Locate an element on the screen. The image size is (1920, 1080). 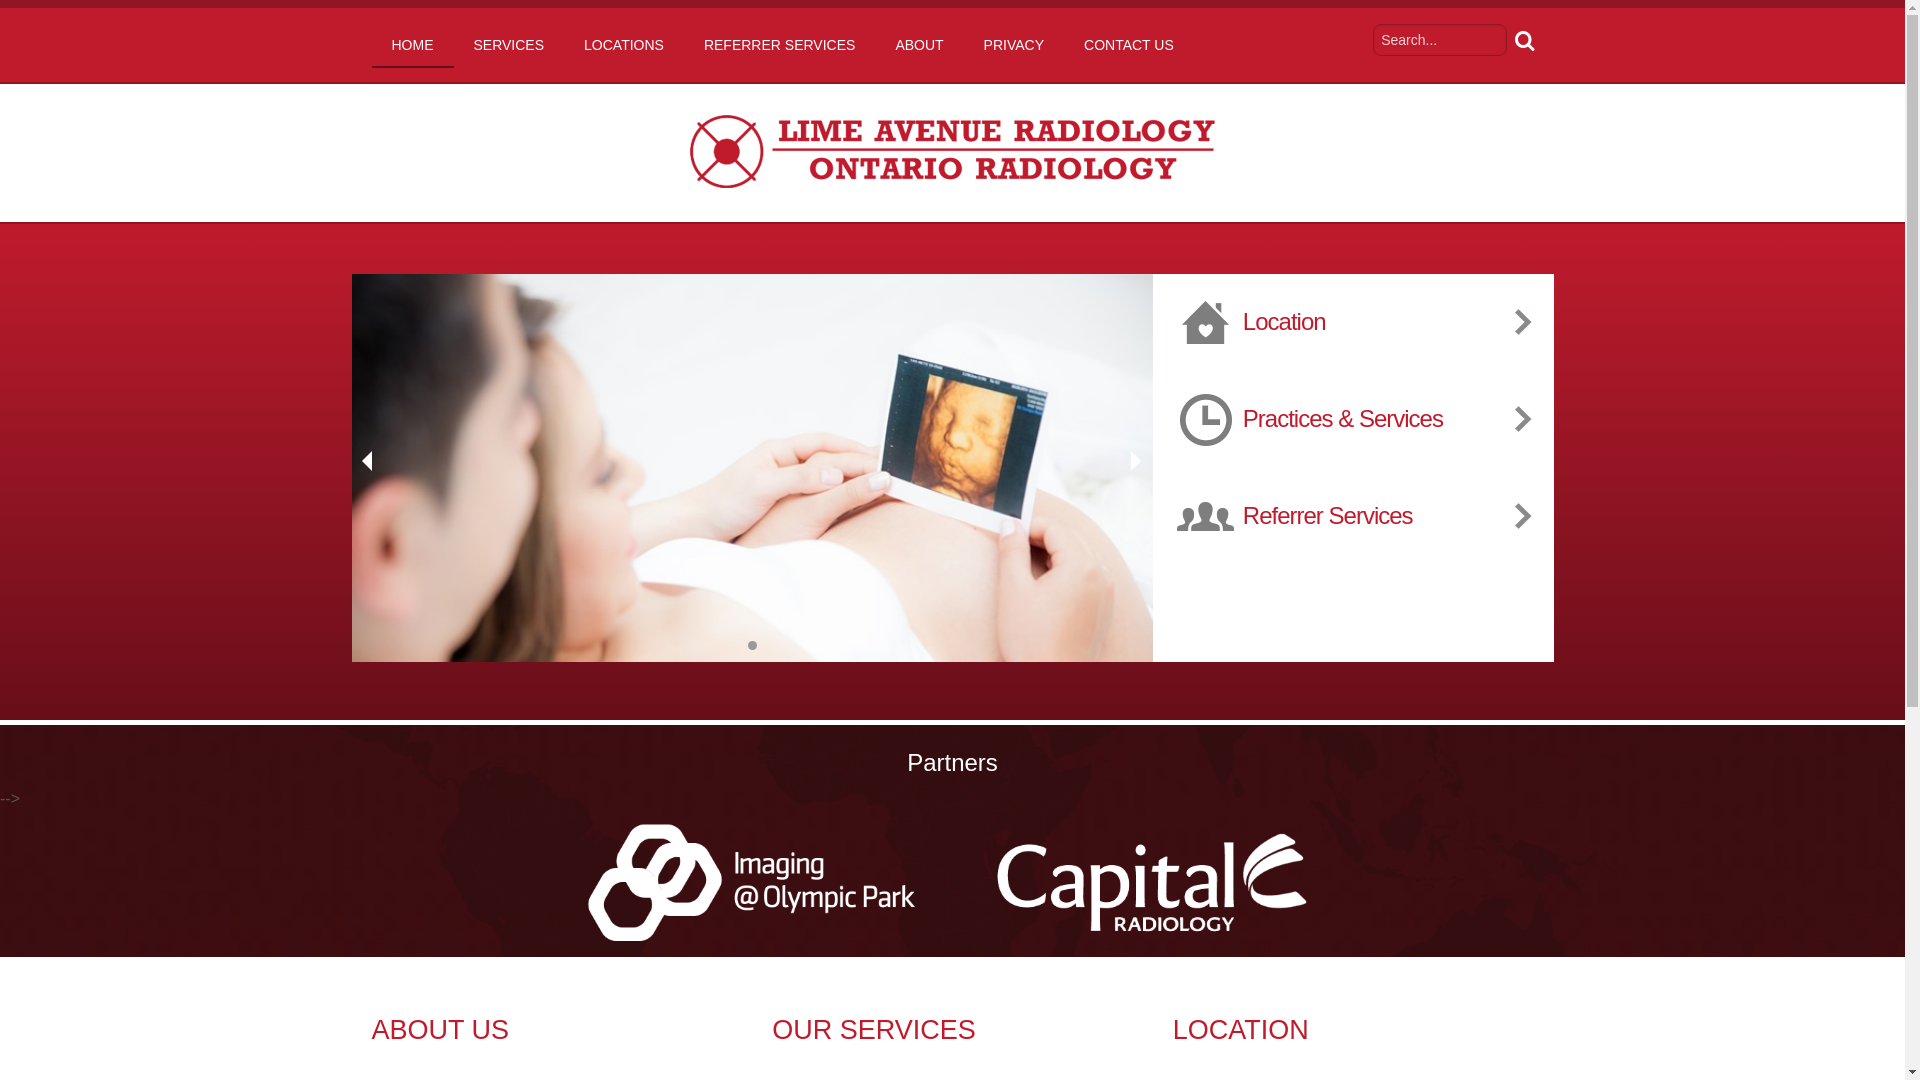
'PRIVACY' is located at coordinates (1013, 45).